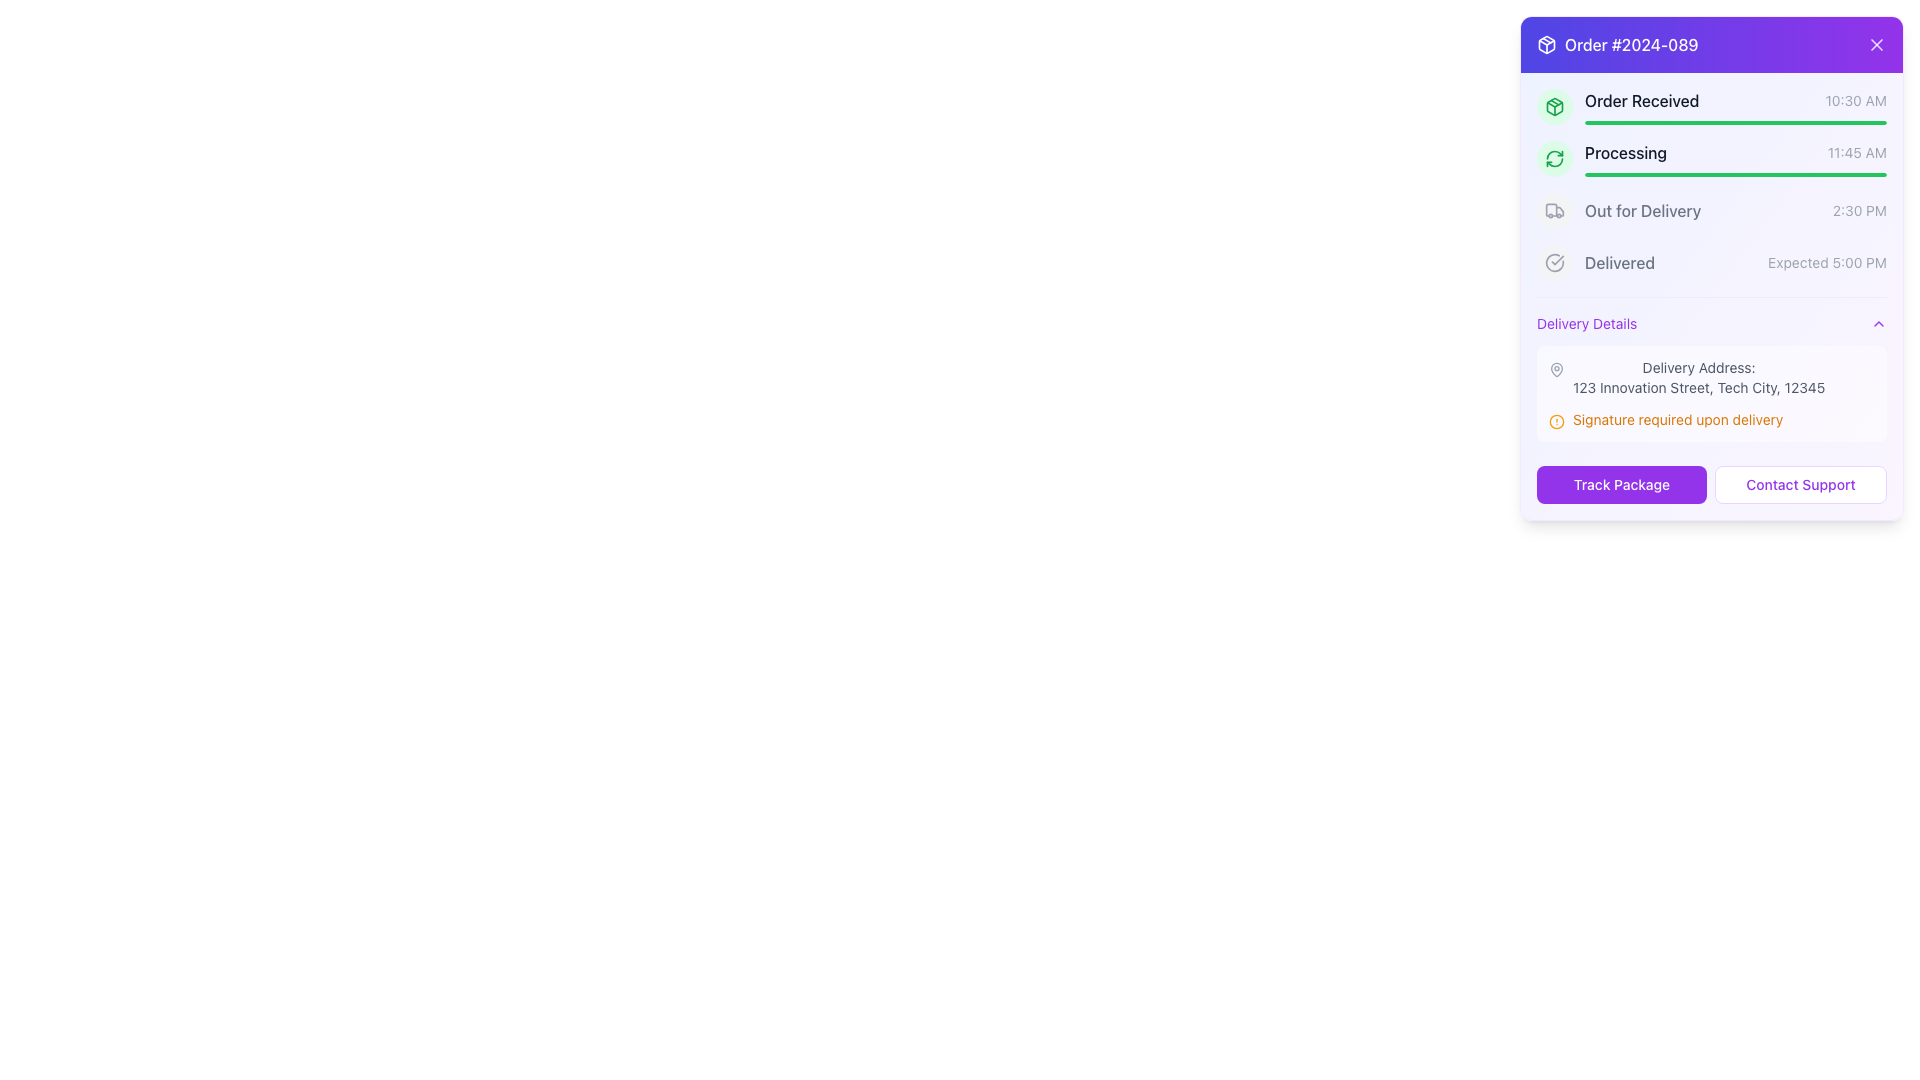 The width and height of the screenshot is (1920, 1080). I want to click on the static text label displaying 'Expected 5:00 PM', which is styled with a small font size and light gray coloring, located under the 'Delivered' label and aligned to the right side of its containing box, so click(1827, 261).